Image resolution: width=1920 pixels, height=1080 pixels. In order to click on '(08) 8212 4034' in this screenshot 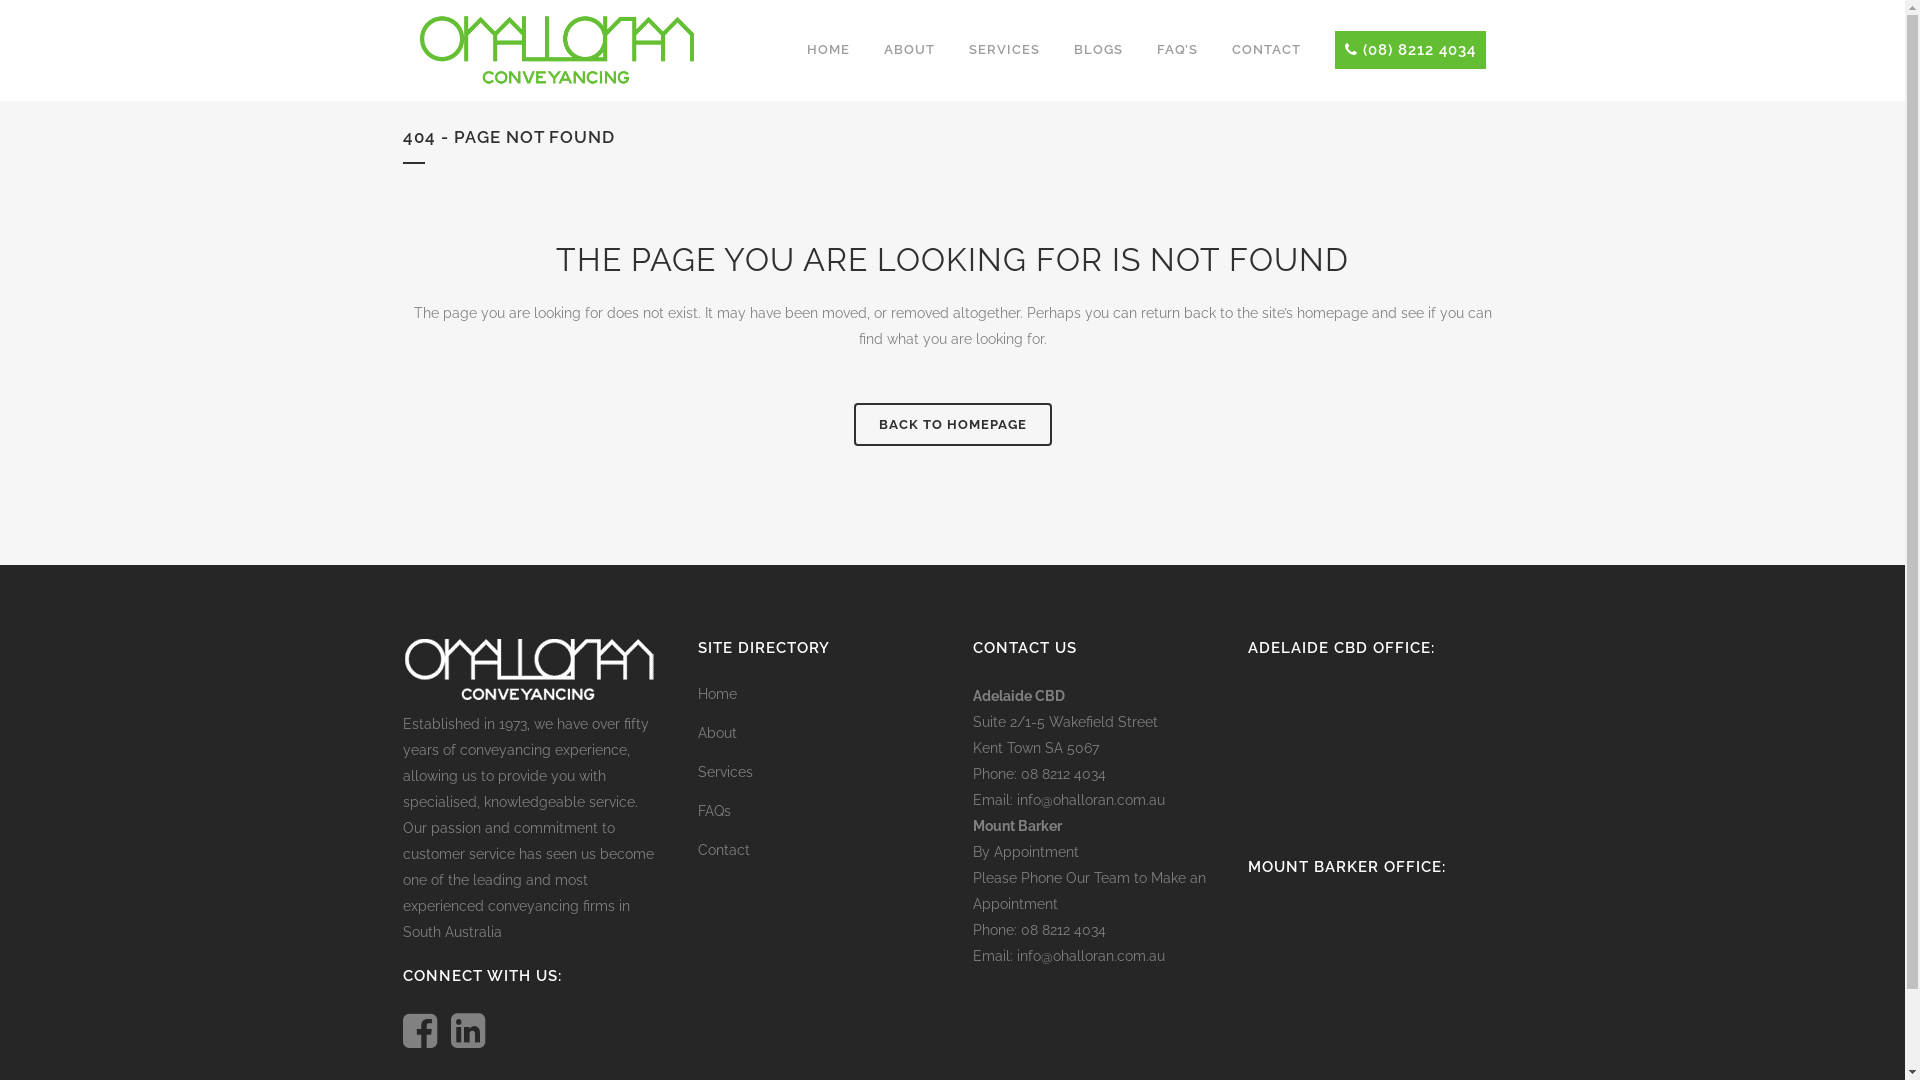, I will do `click(1409, 49)`.